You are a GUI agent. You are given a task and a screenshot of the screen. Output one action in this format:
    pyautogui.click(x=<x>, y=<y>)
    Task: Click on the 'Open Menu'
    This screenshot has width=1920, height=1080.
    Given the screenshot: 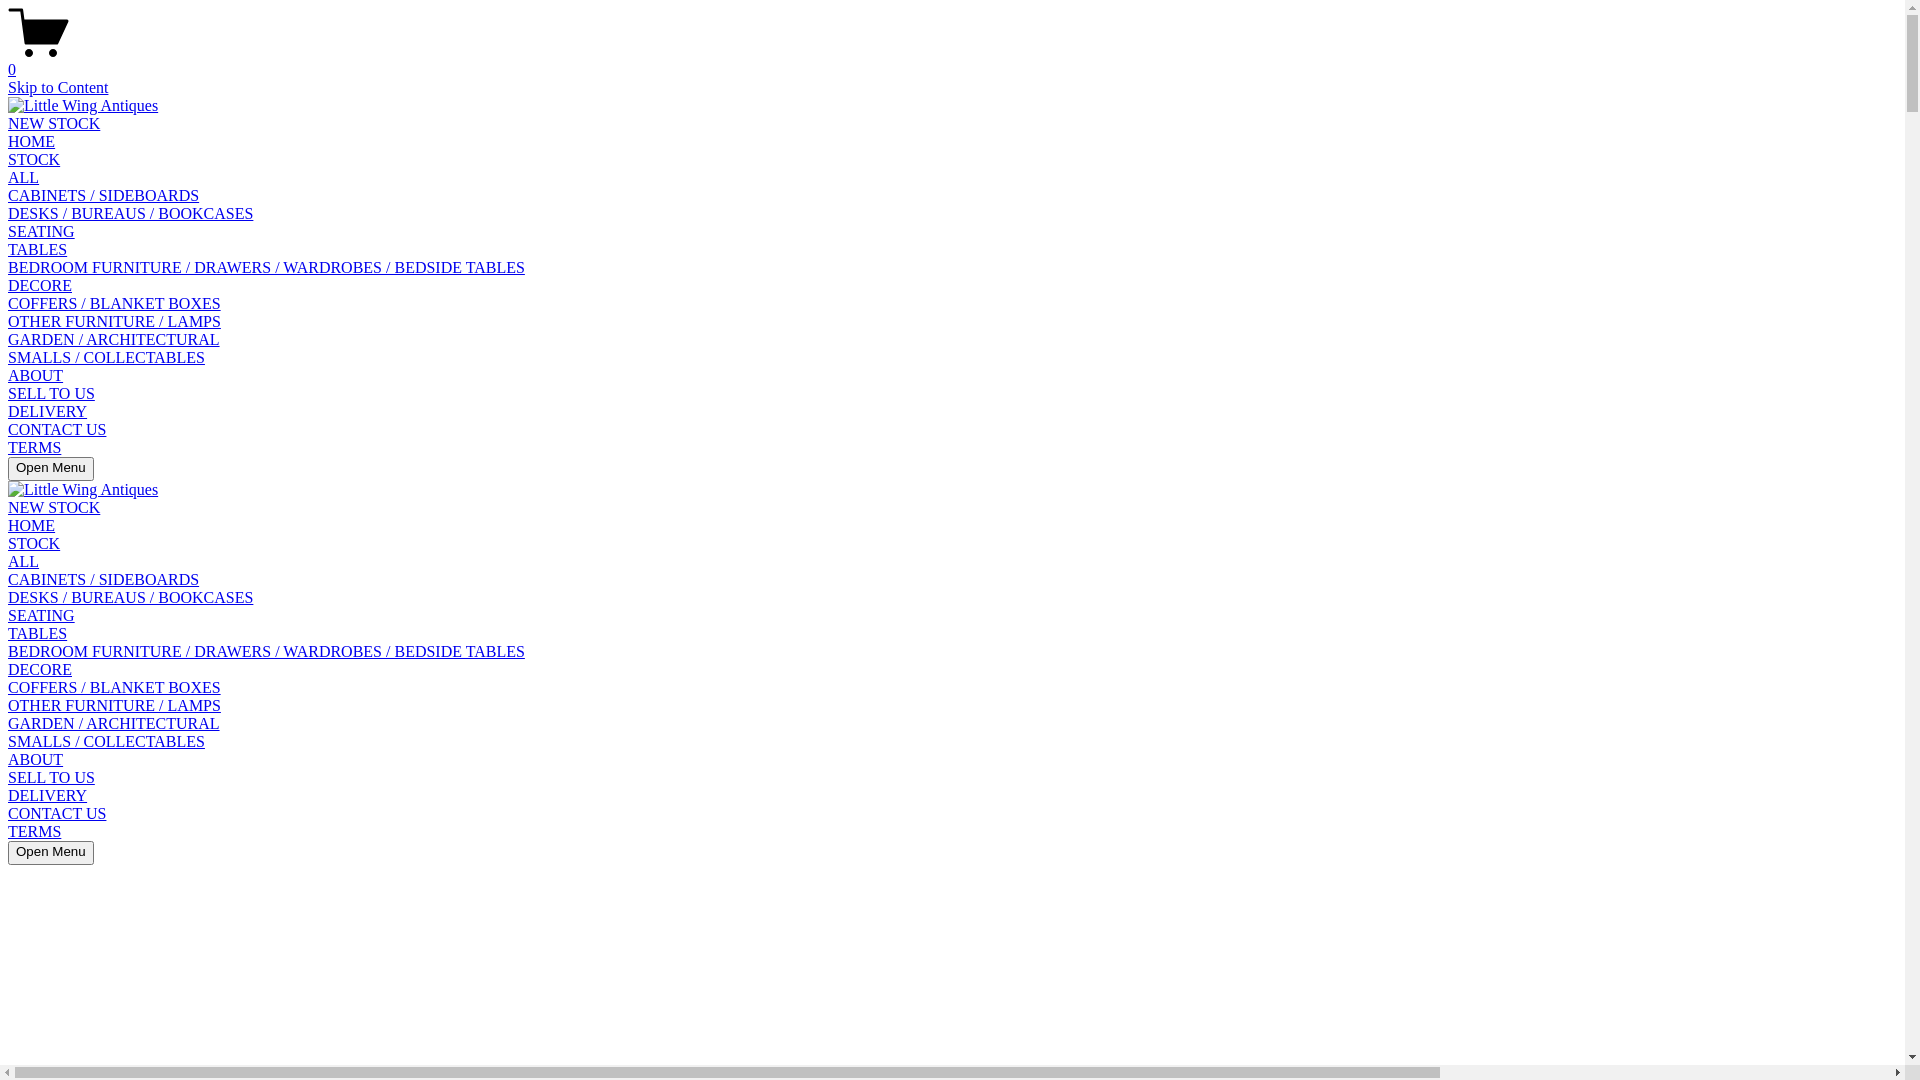 What is the action you would take?
    pyautogui.click(x=51, y=469)
    